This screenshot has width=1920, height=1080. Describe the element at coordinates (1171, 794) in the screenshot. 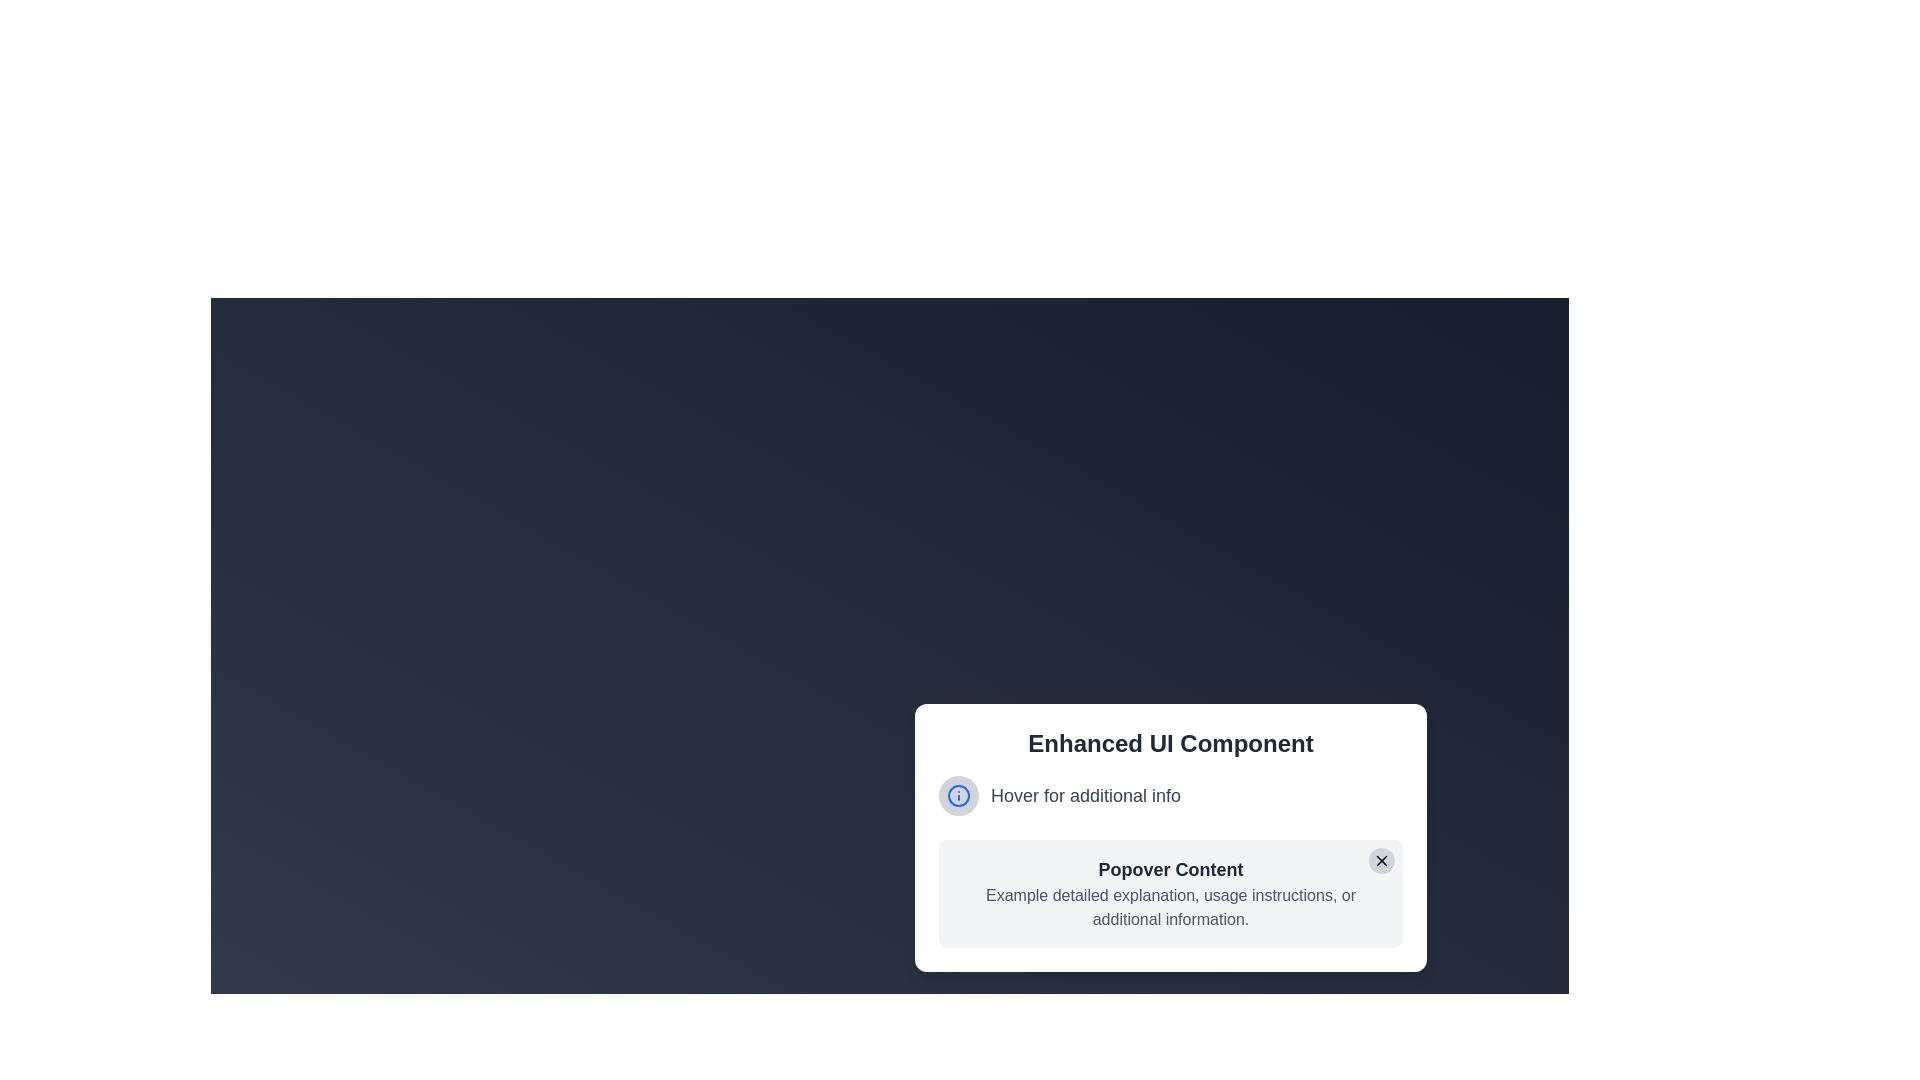

I see `the interactive label located beneath the heading 'Enhanced UI Component' and above the section titled 'Popover Content', which reveals a tooltip with additional guidance` at that location.